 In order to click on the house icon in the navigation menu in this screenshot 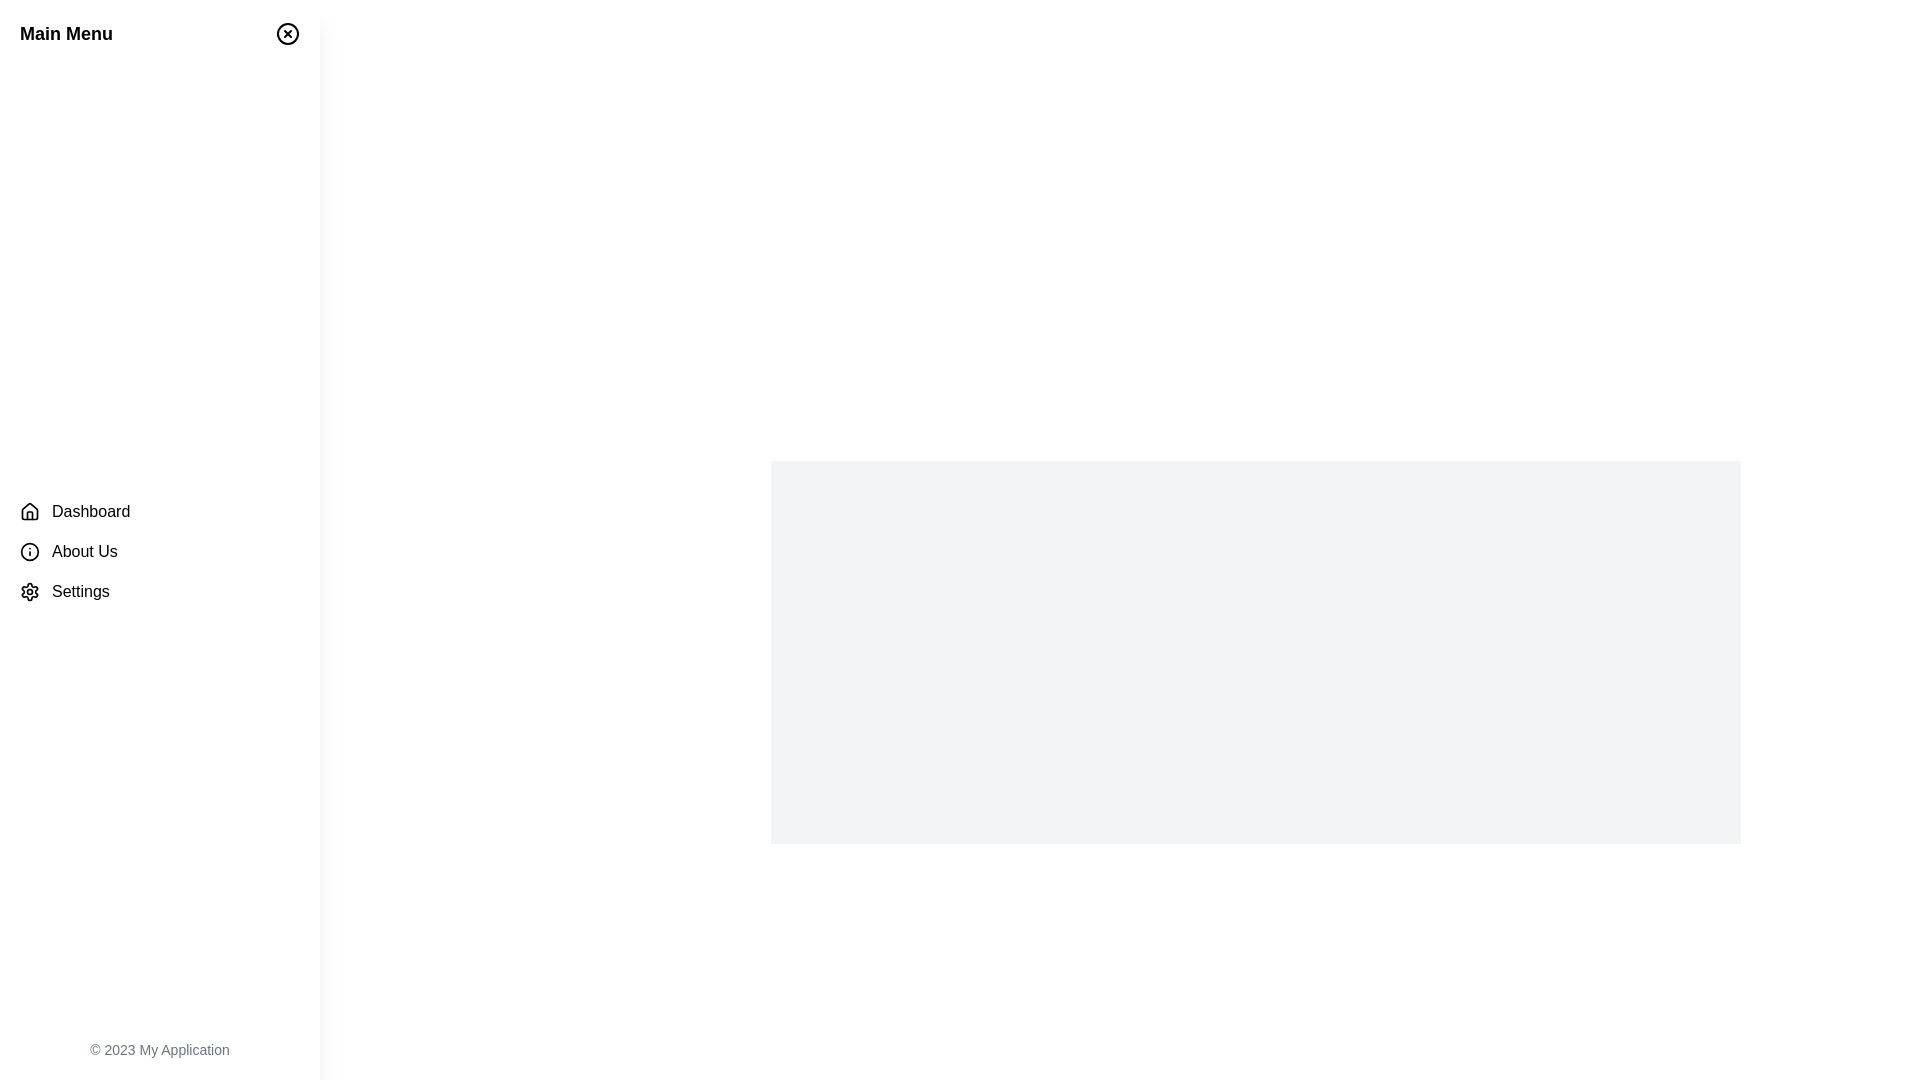, I will do `click(29, 509)`.